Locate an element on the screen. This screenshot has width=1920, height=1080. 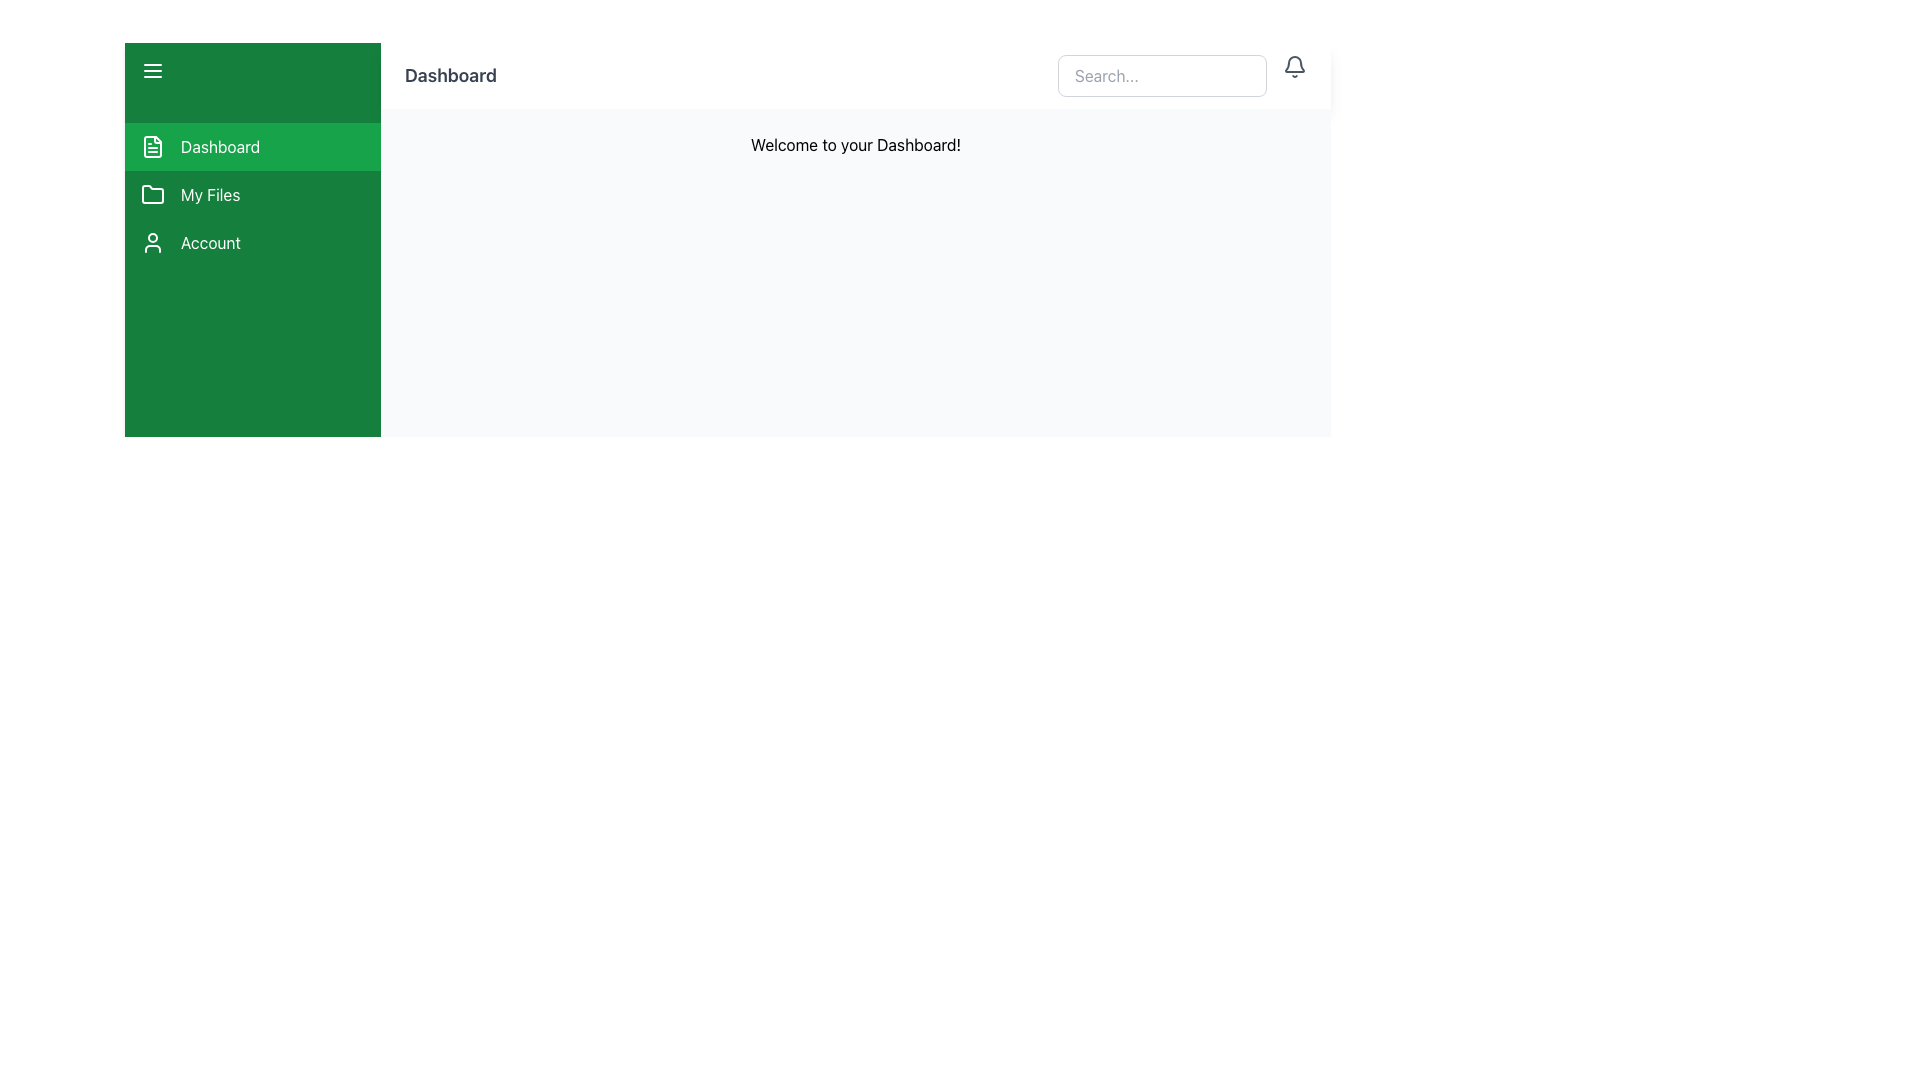
the toggle button icon for the collapsible navigation menu located at the top-left corner of the sidebar is located at coordinates (152, 69).